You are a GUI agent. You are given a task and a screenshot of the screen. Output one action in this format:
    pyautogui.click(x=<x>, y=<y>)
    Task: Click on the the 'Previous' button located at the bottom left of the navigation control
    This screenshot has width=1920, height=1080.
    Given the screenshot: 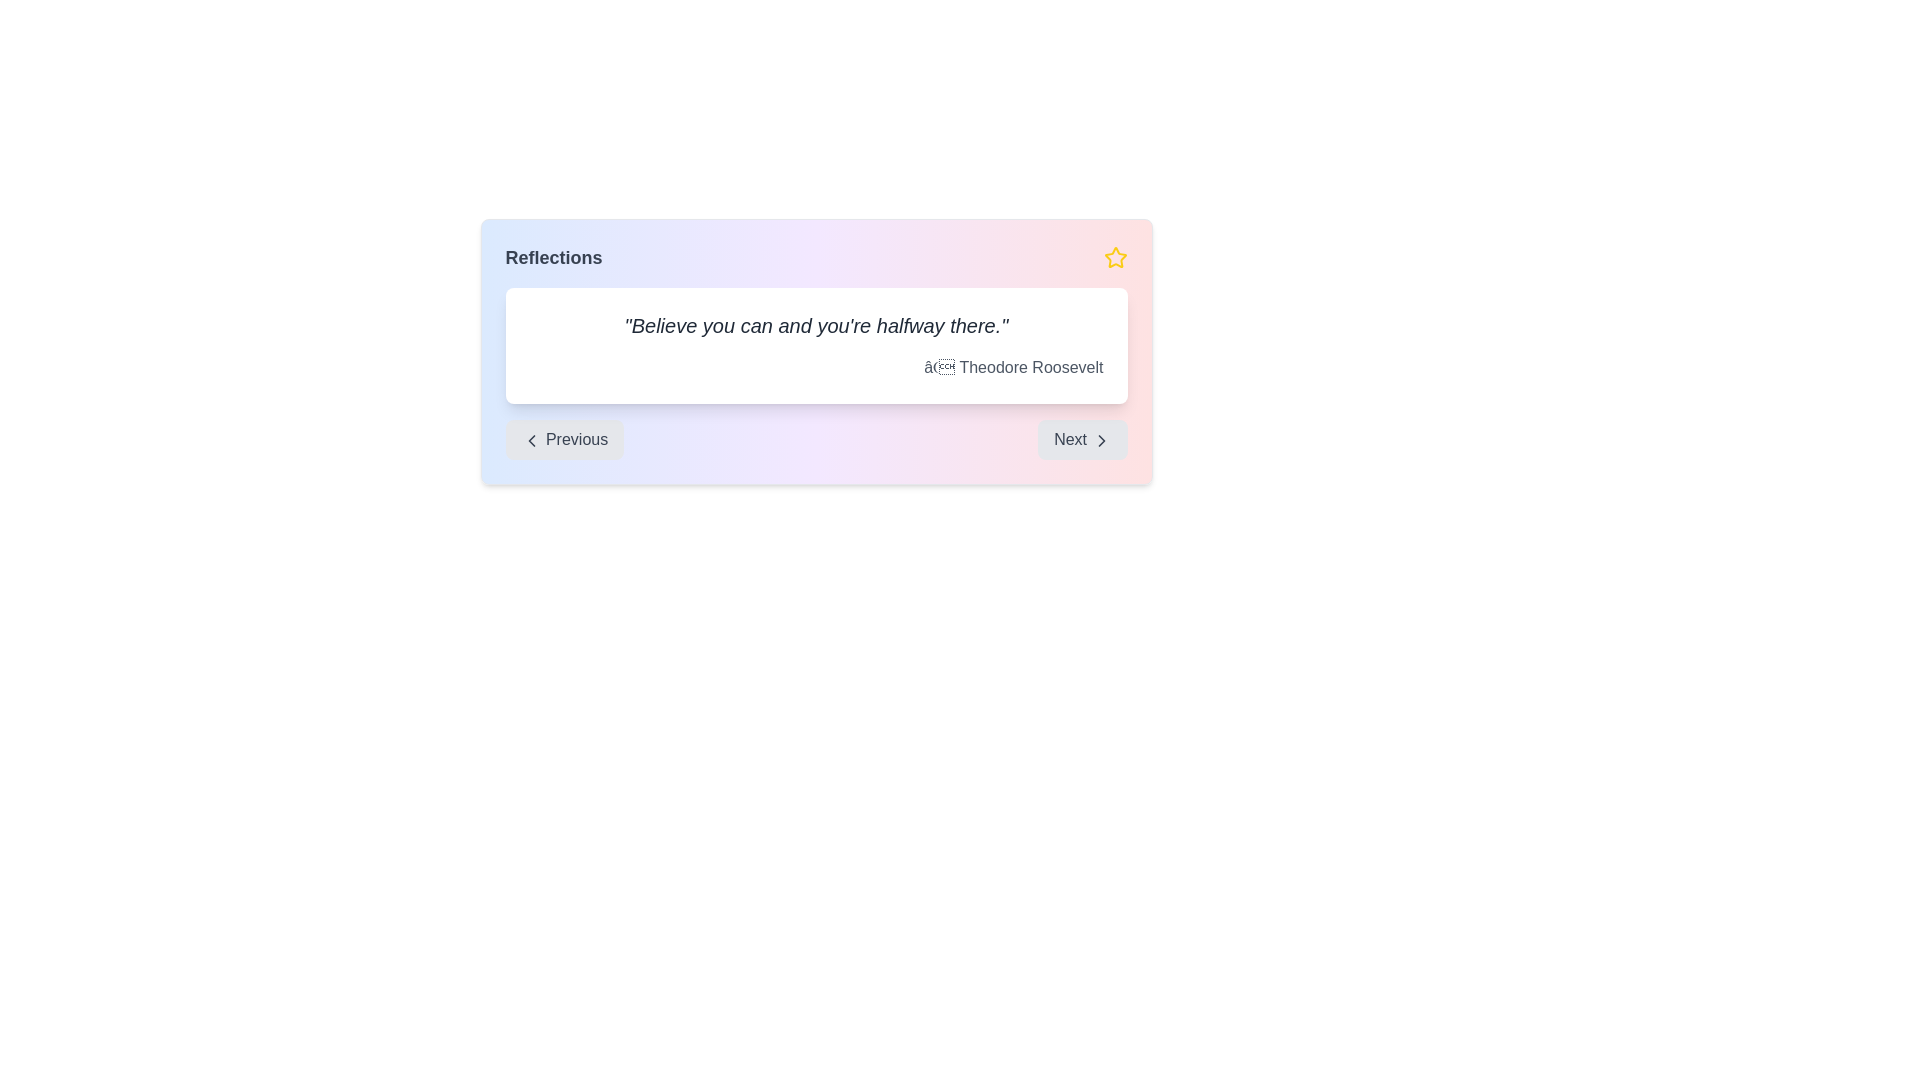 What is the action you would take?
    pyautogui.click(x=563, y=438)
    